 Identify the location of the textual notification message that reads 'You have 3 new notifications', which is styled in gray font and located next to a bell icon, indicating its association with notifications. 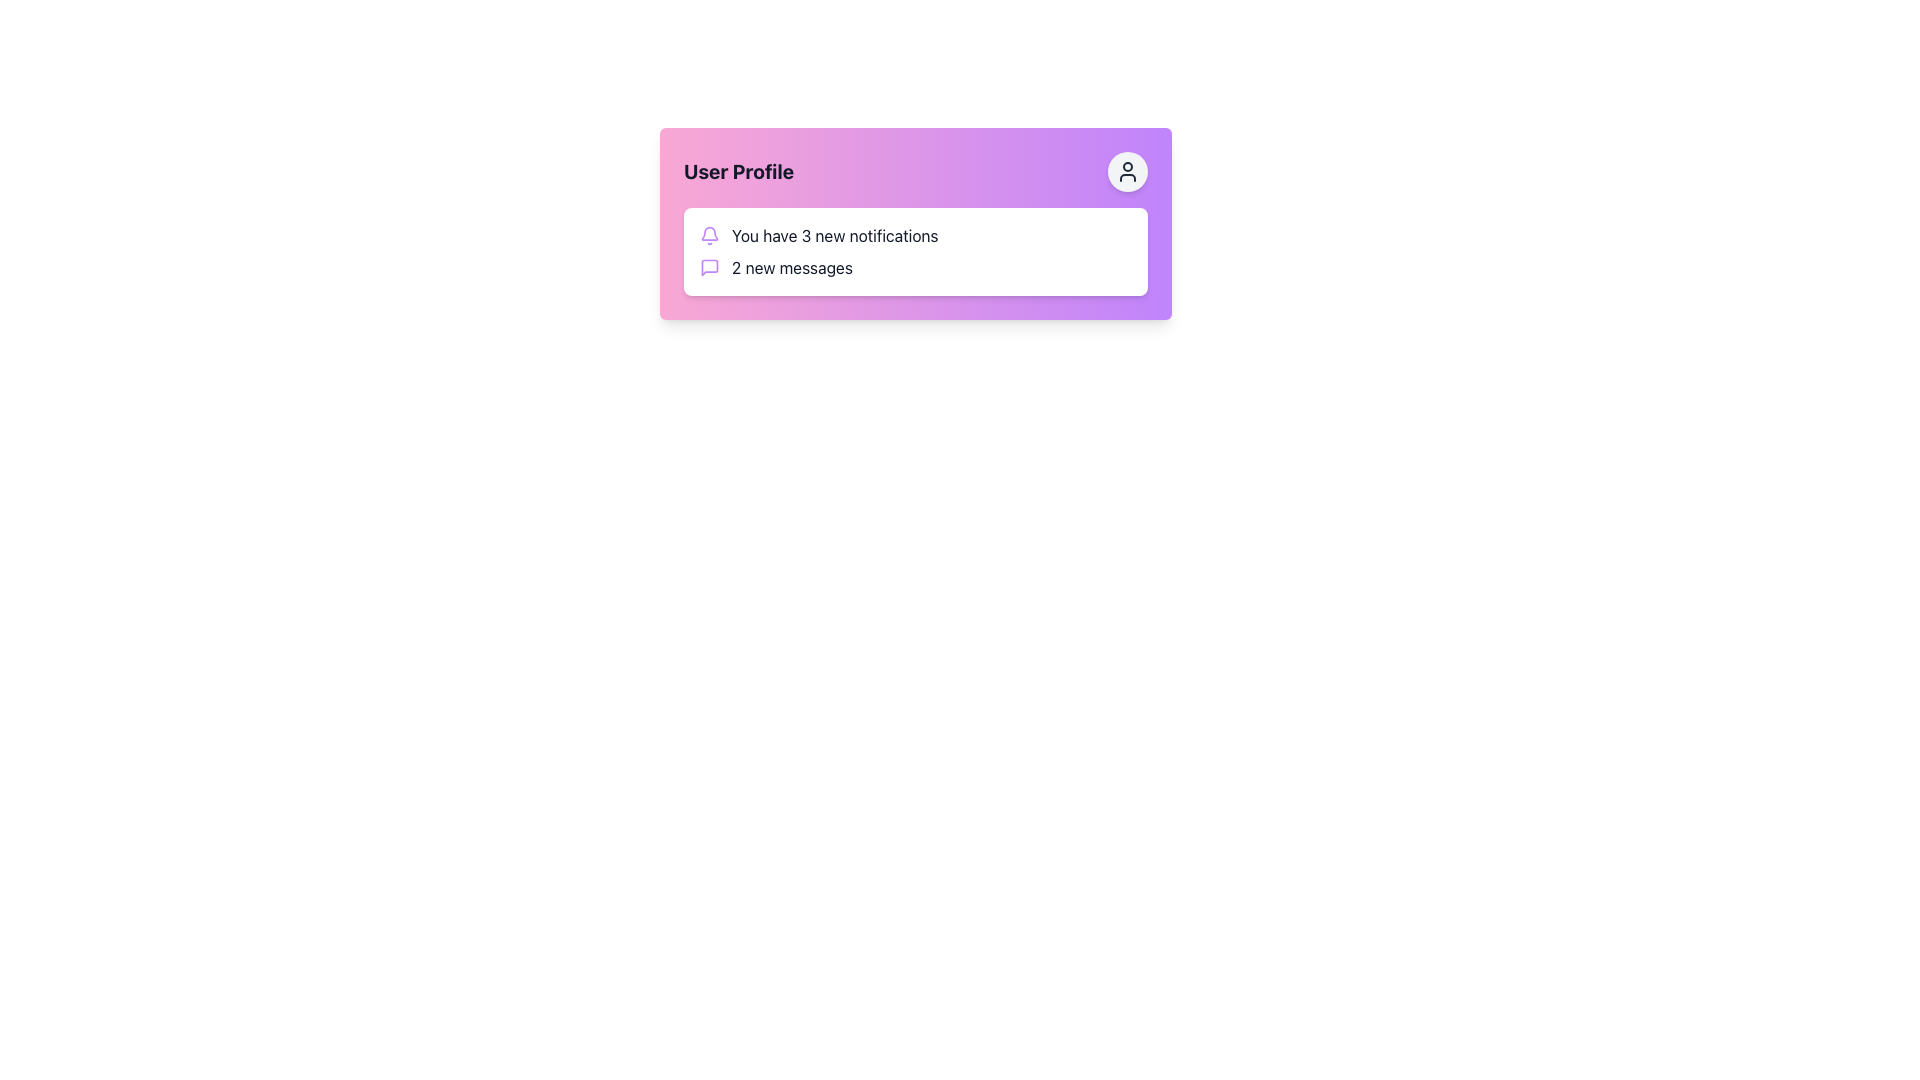
(835, 234).